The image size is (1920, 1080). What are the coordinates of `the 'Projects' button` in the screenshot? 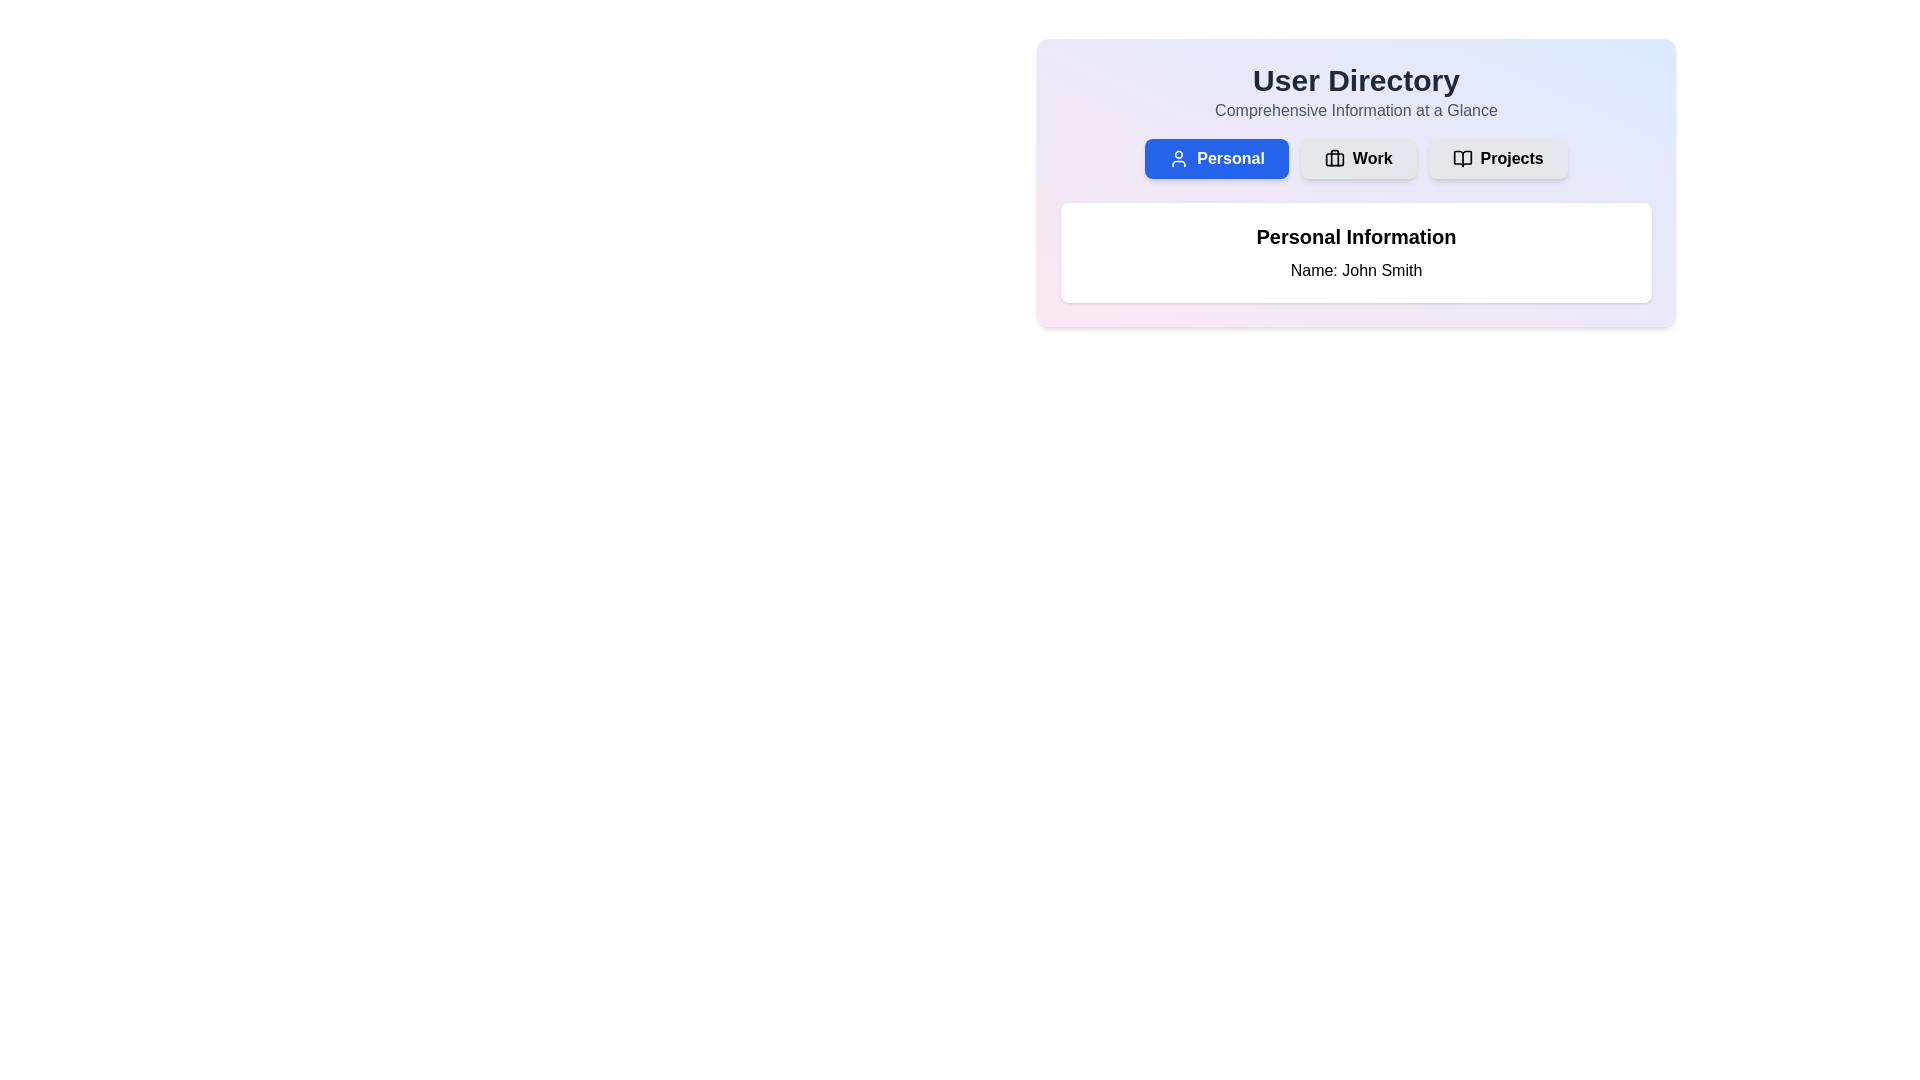 It's located at (1498, 157).